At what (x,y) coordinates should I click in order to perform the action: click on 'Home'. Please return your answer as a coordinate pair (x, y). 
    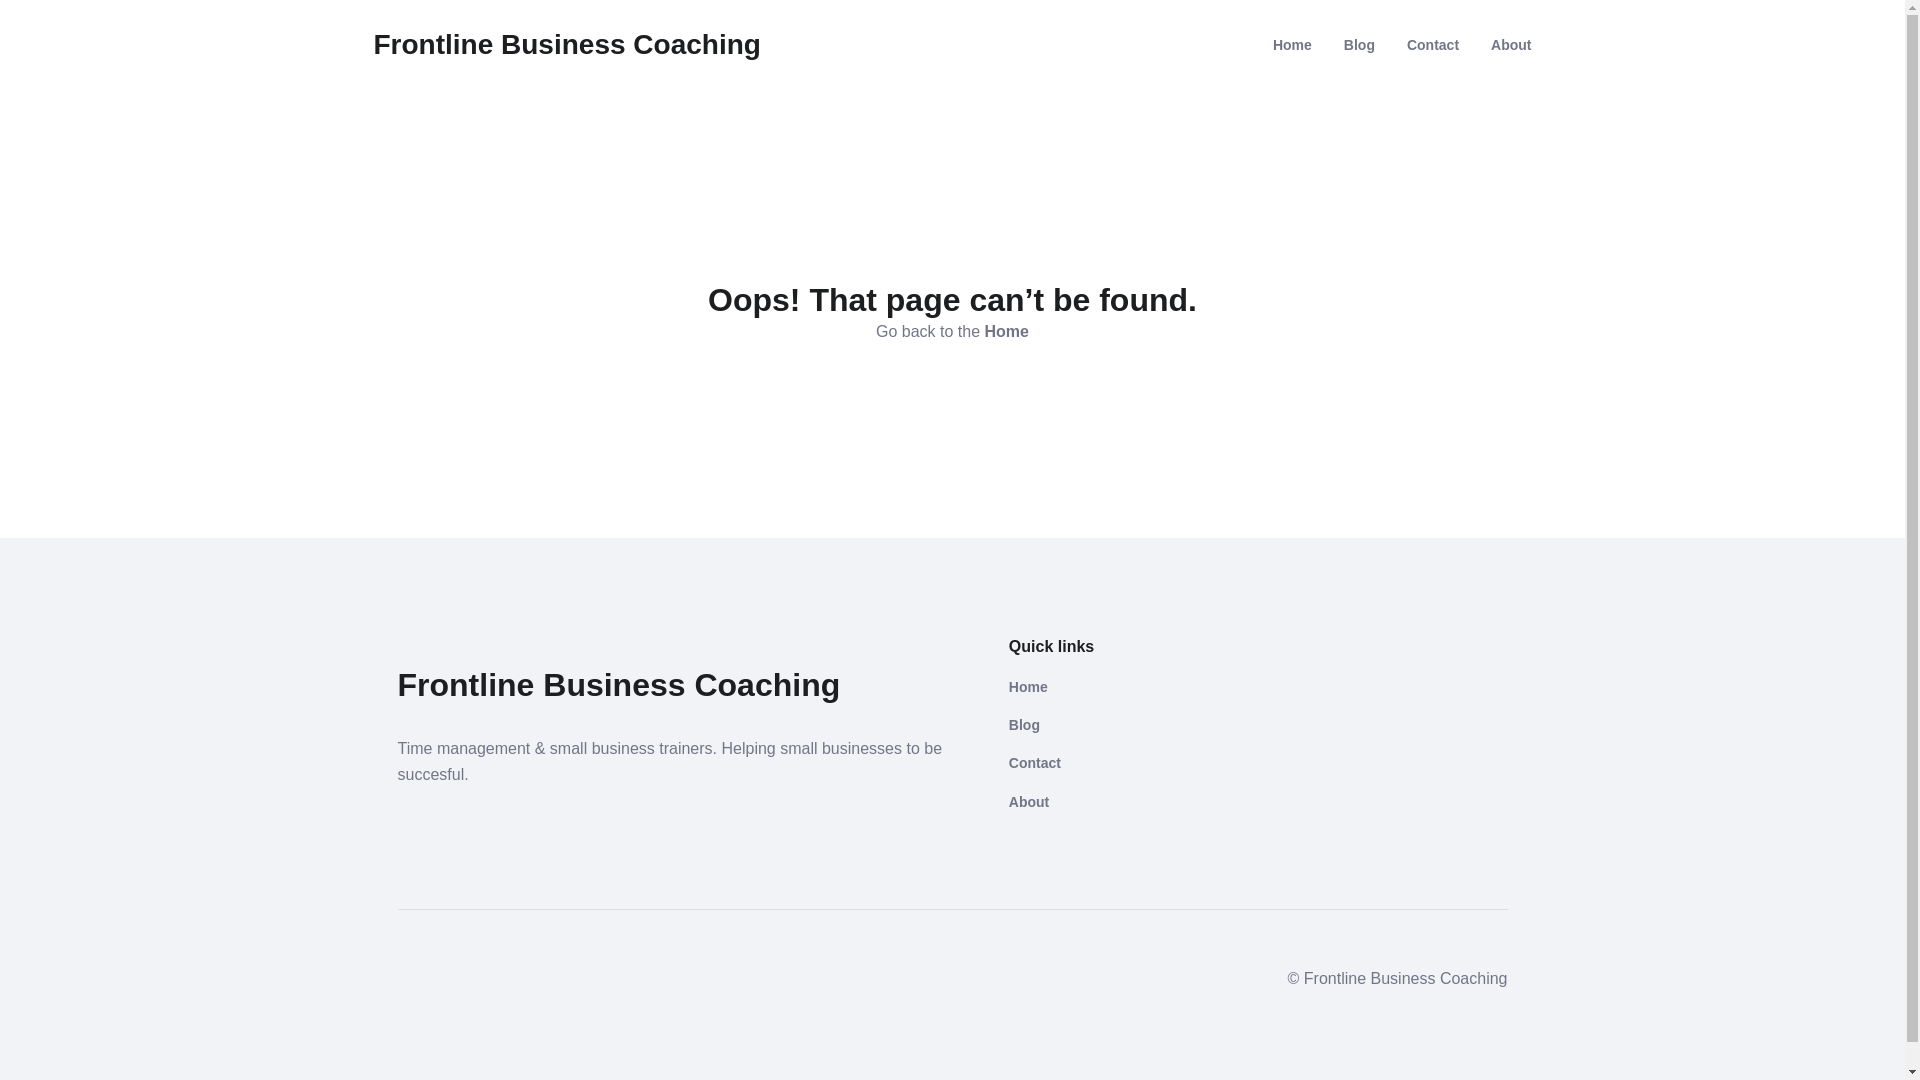
    Looking at the image, I should click on (1007, 330).